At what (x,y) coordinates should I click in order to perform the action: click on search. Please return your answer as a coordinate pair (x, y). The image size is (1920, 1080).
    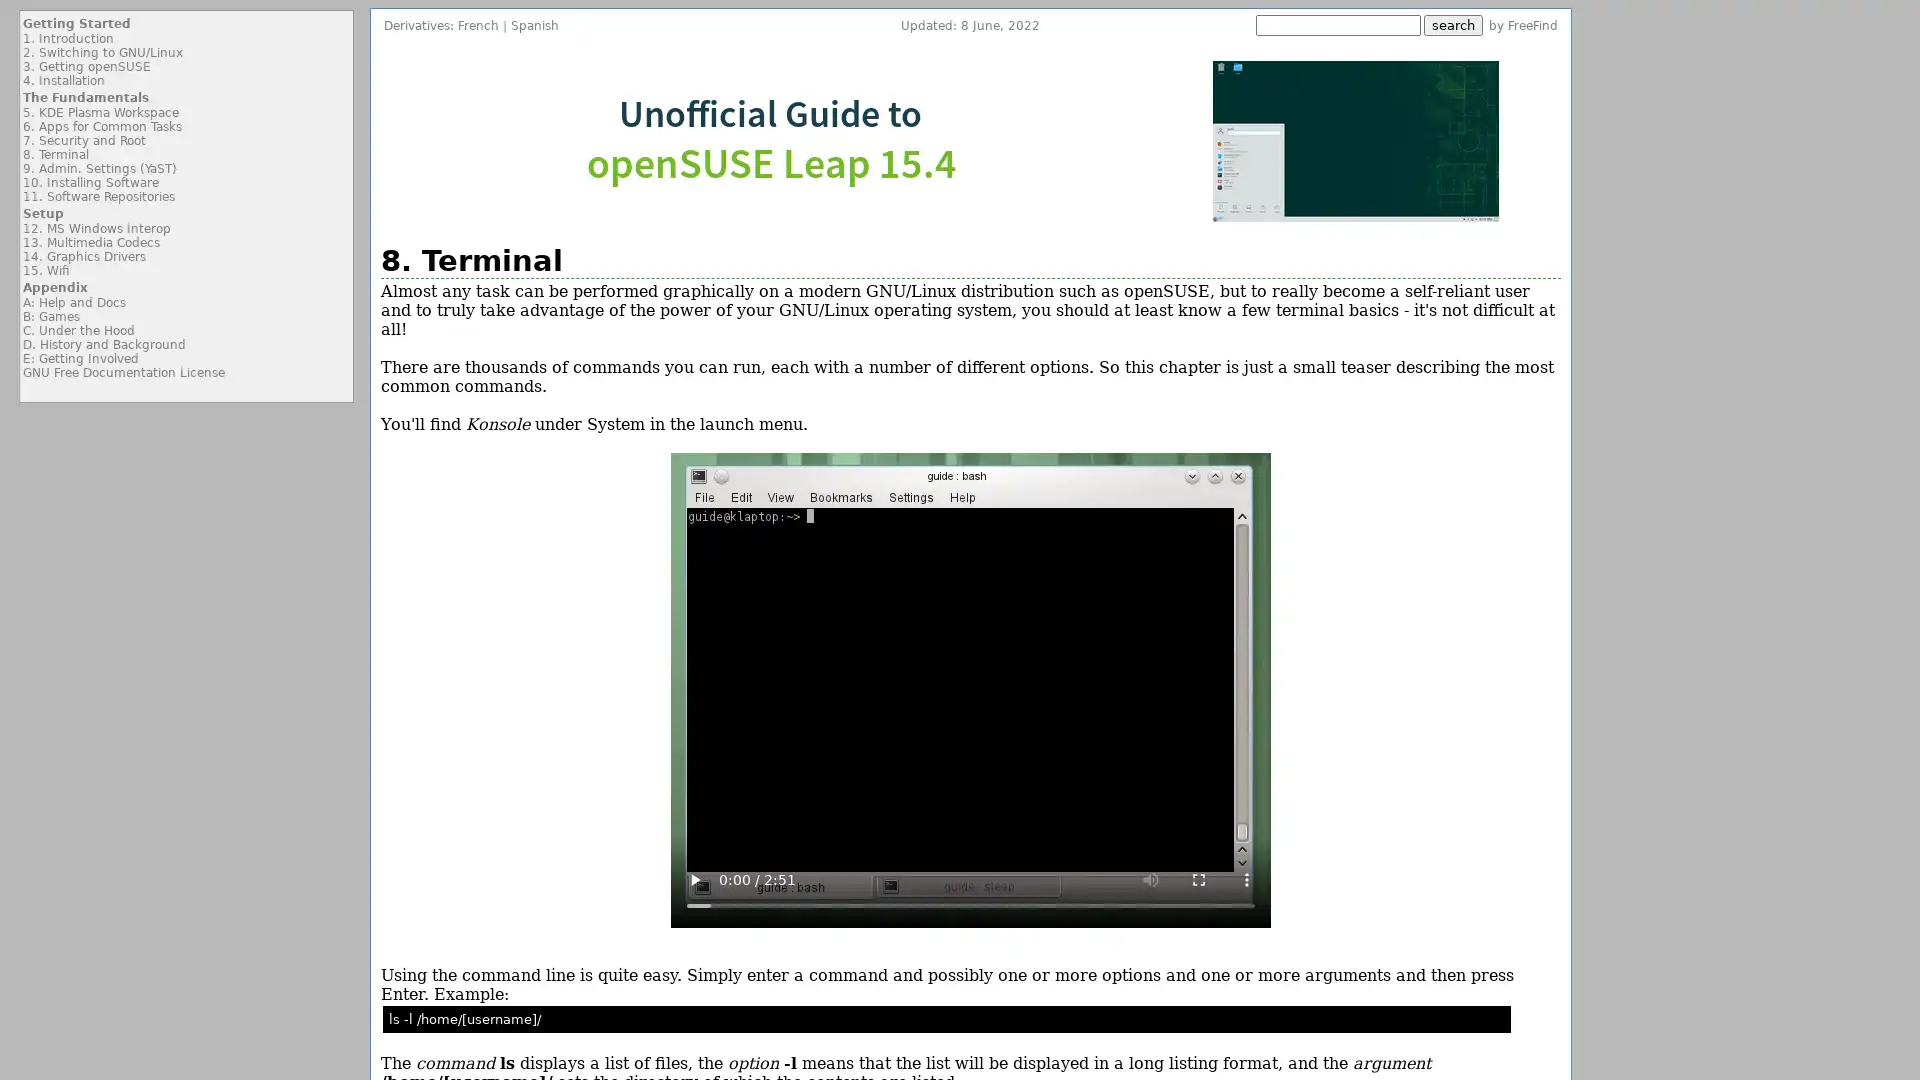
    Looking at the image, I should click on (1453, 25).